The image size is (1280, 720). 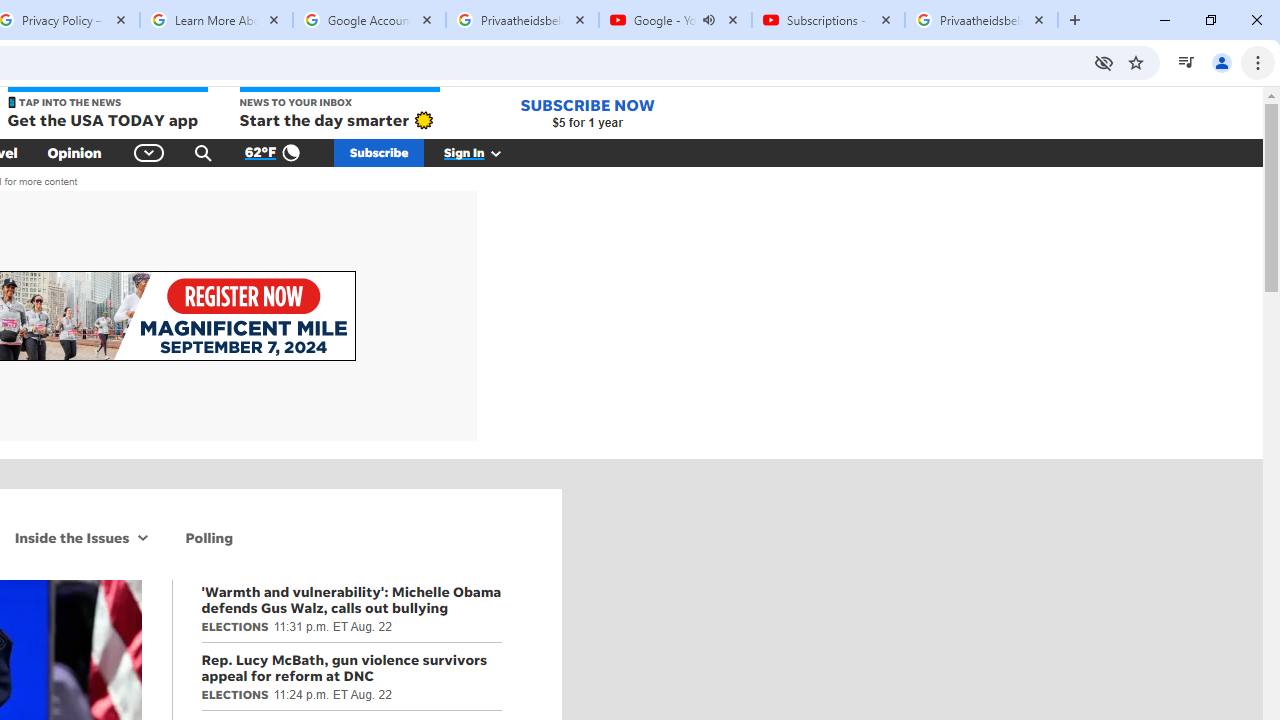 What do you see at coordinates (148, 152) in the screenshot?
I see `'Global Navigation'` at bounding box center [148, 152].